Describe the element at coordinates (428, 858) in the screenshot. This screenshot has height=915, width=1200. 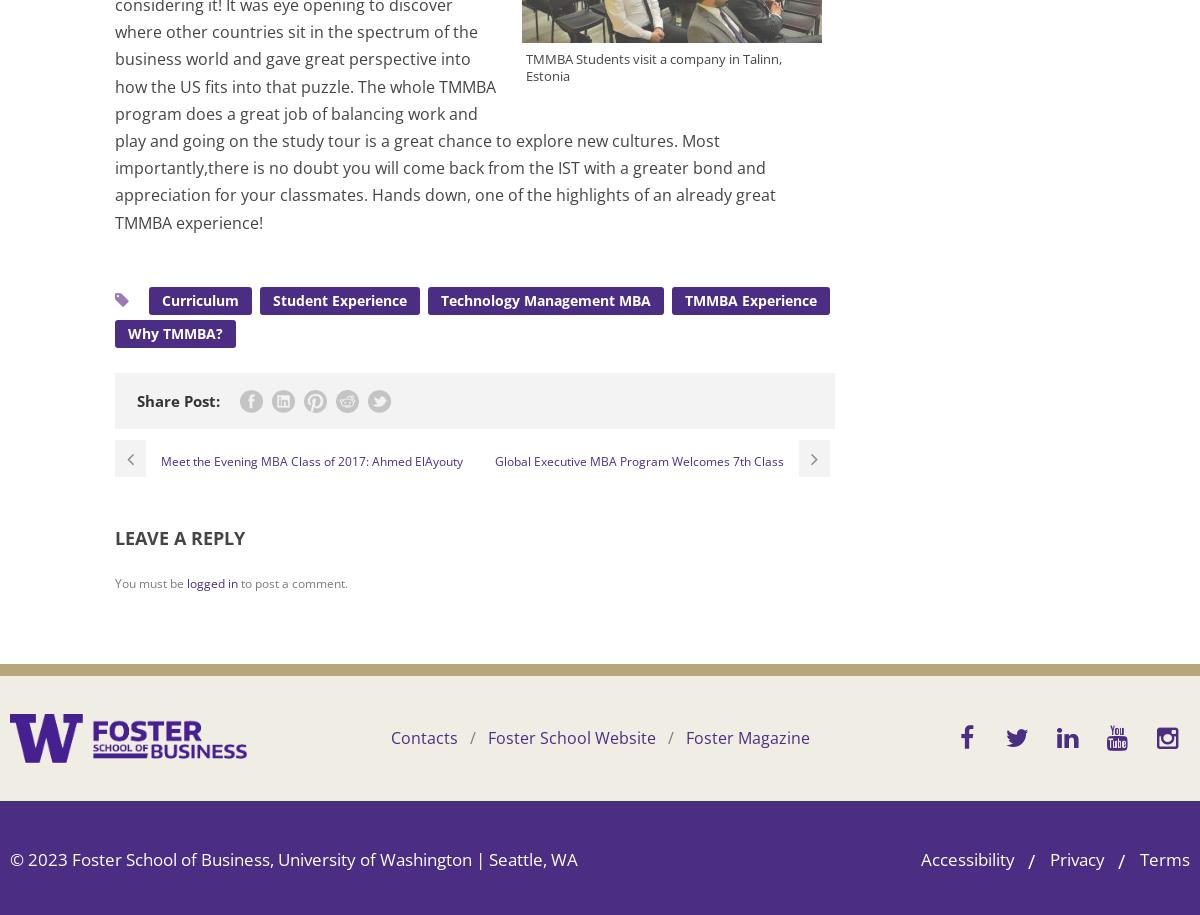
I see `'University of Washington | Seattle, WA'` at that location.